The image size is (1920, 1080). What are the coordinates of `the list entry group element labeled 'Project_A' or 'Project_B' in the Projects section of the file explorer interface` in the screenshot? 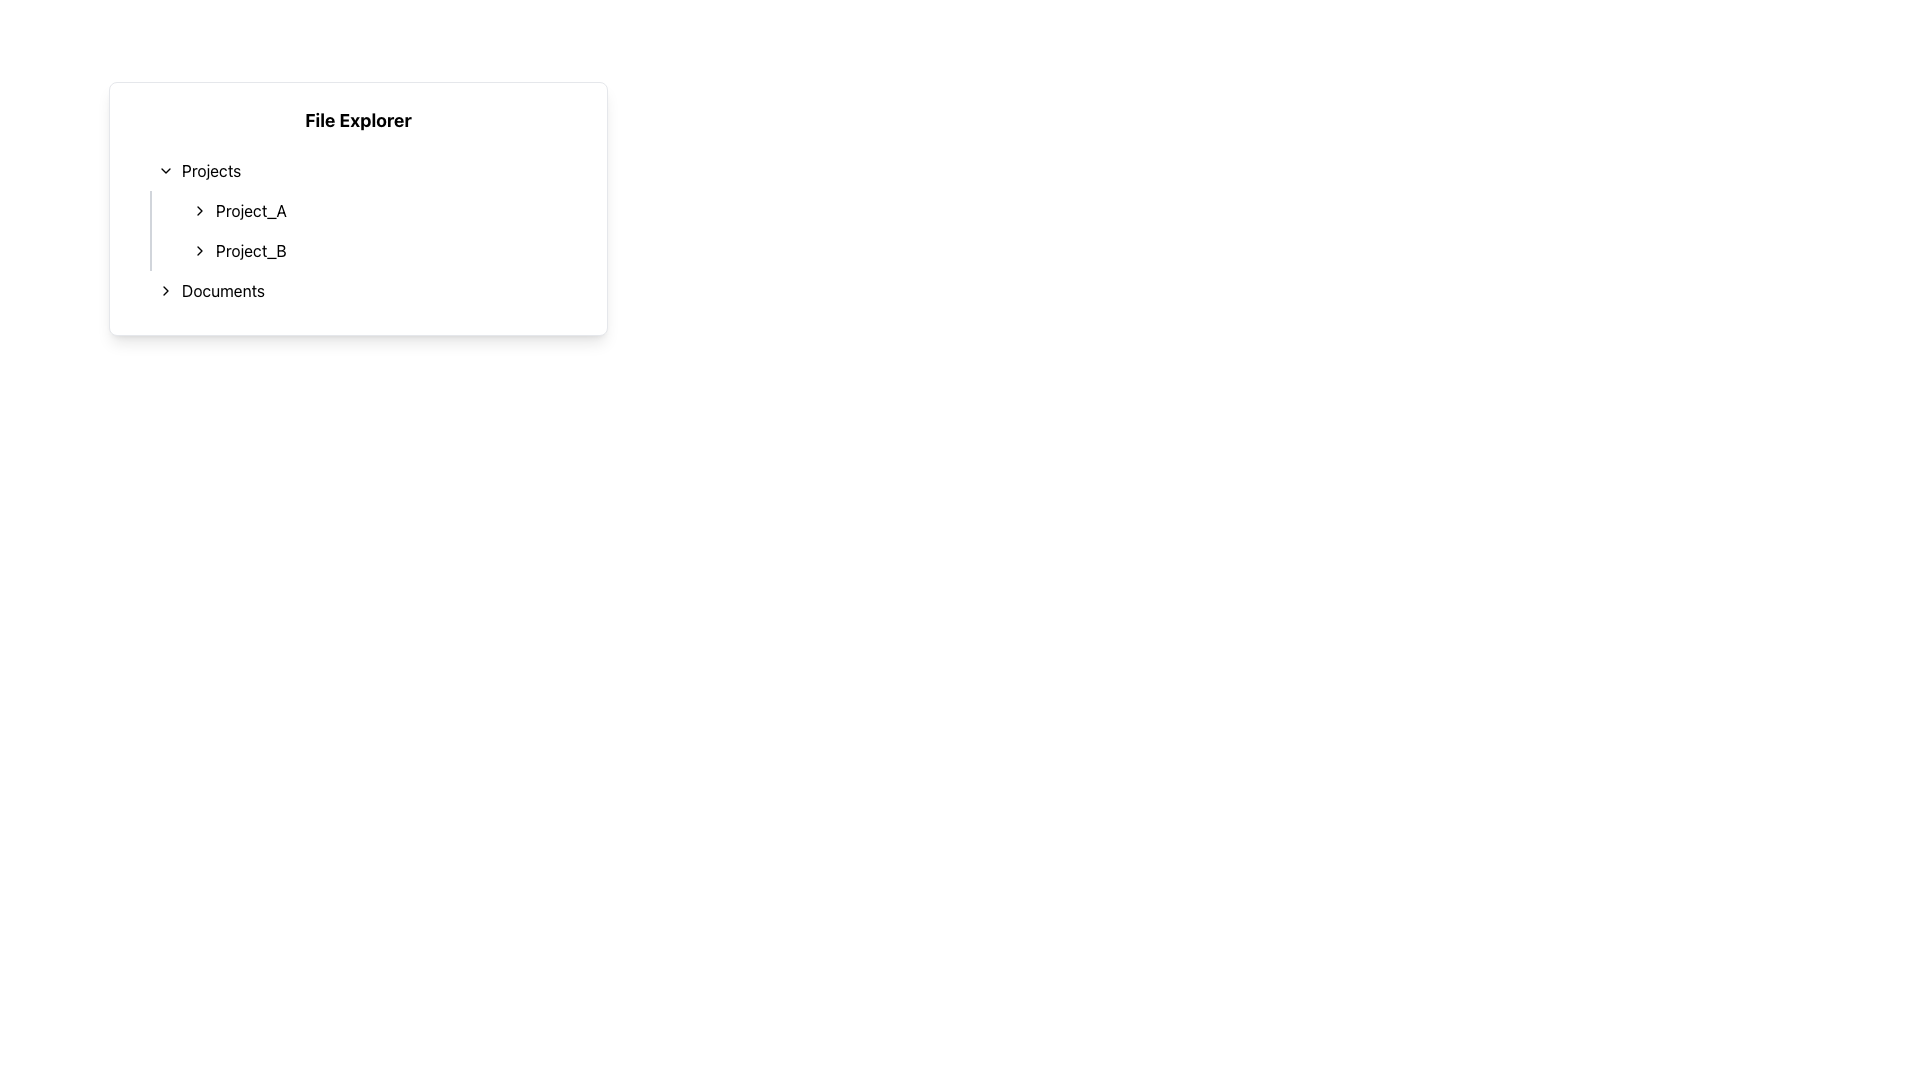 It's located at (366, 230).